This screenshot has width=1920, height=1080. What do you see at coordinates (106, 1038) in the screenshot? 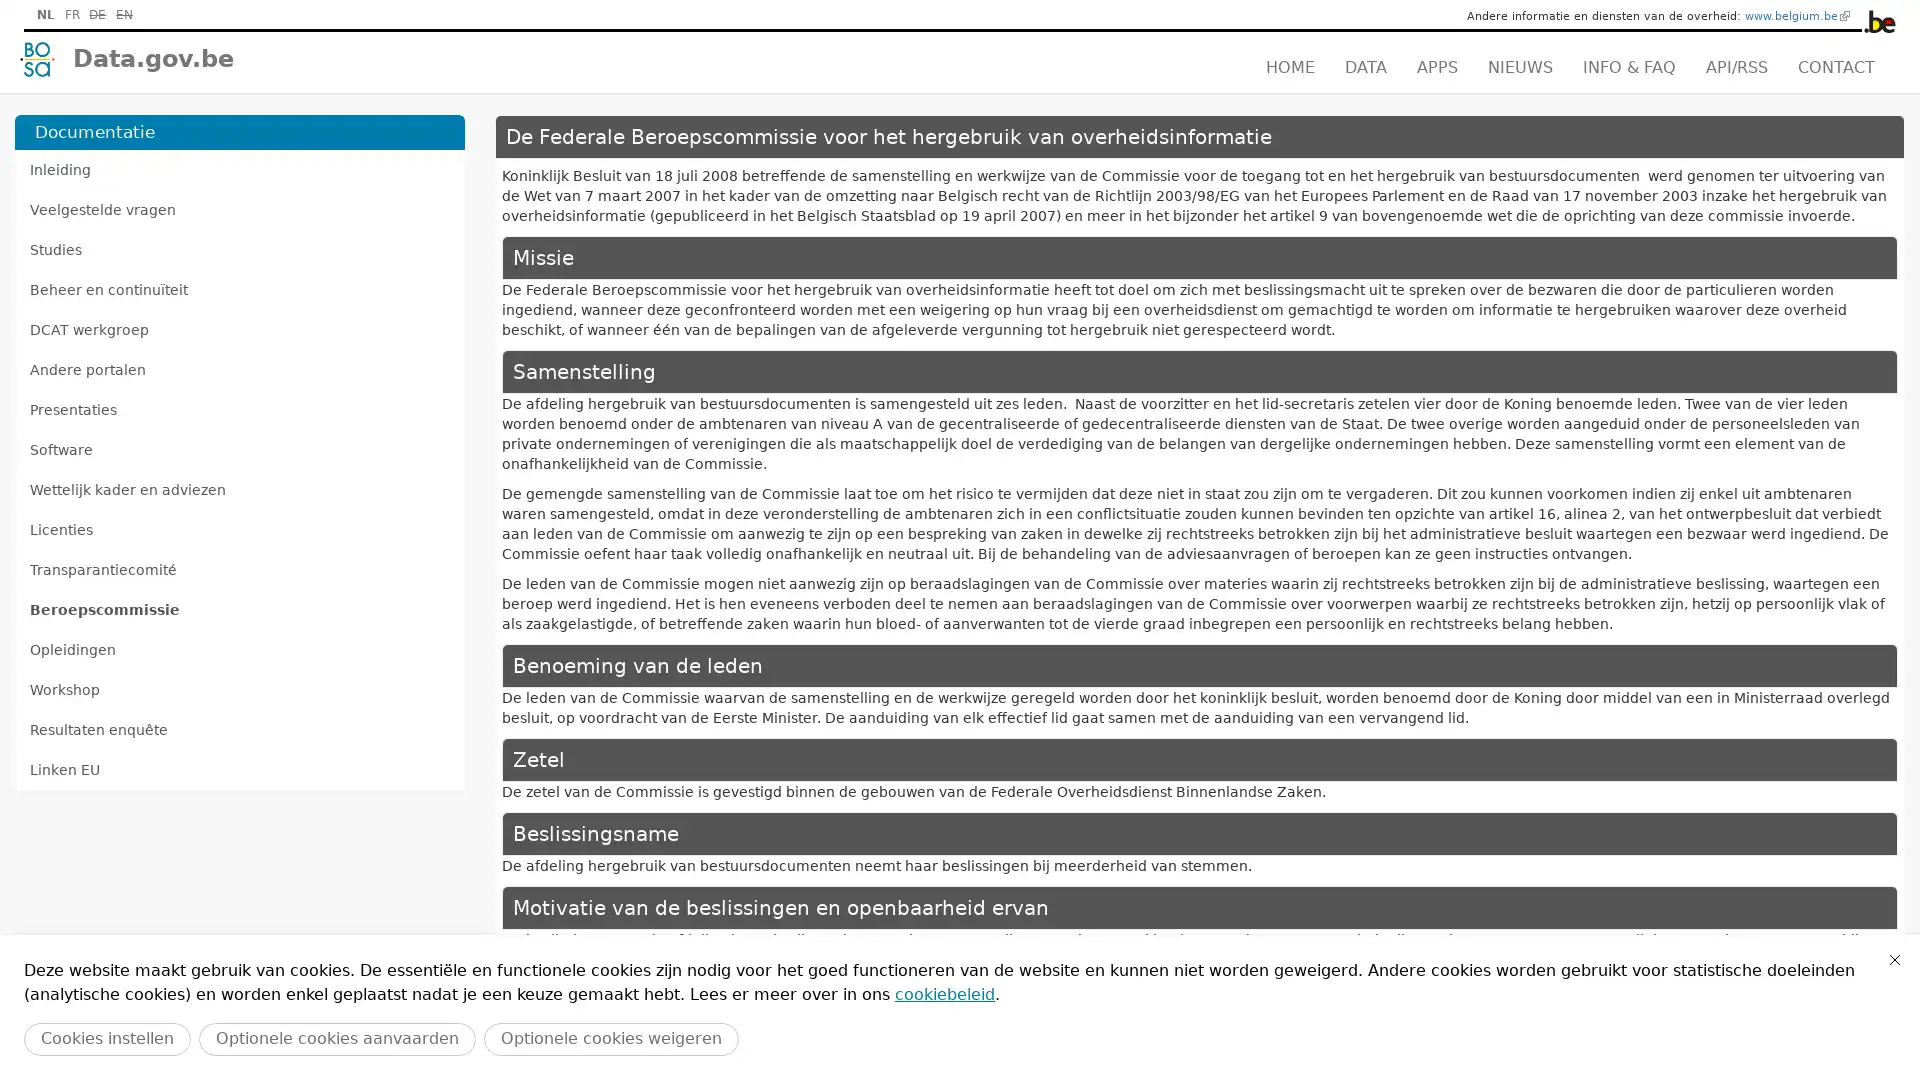
I see `Cookies instellen` at bounding box center [106, 1038].